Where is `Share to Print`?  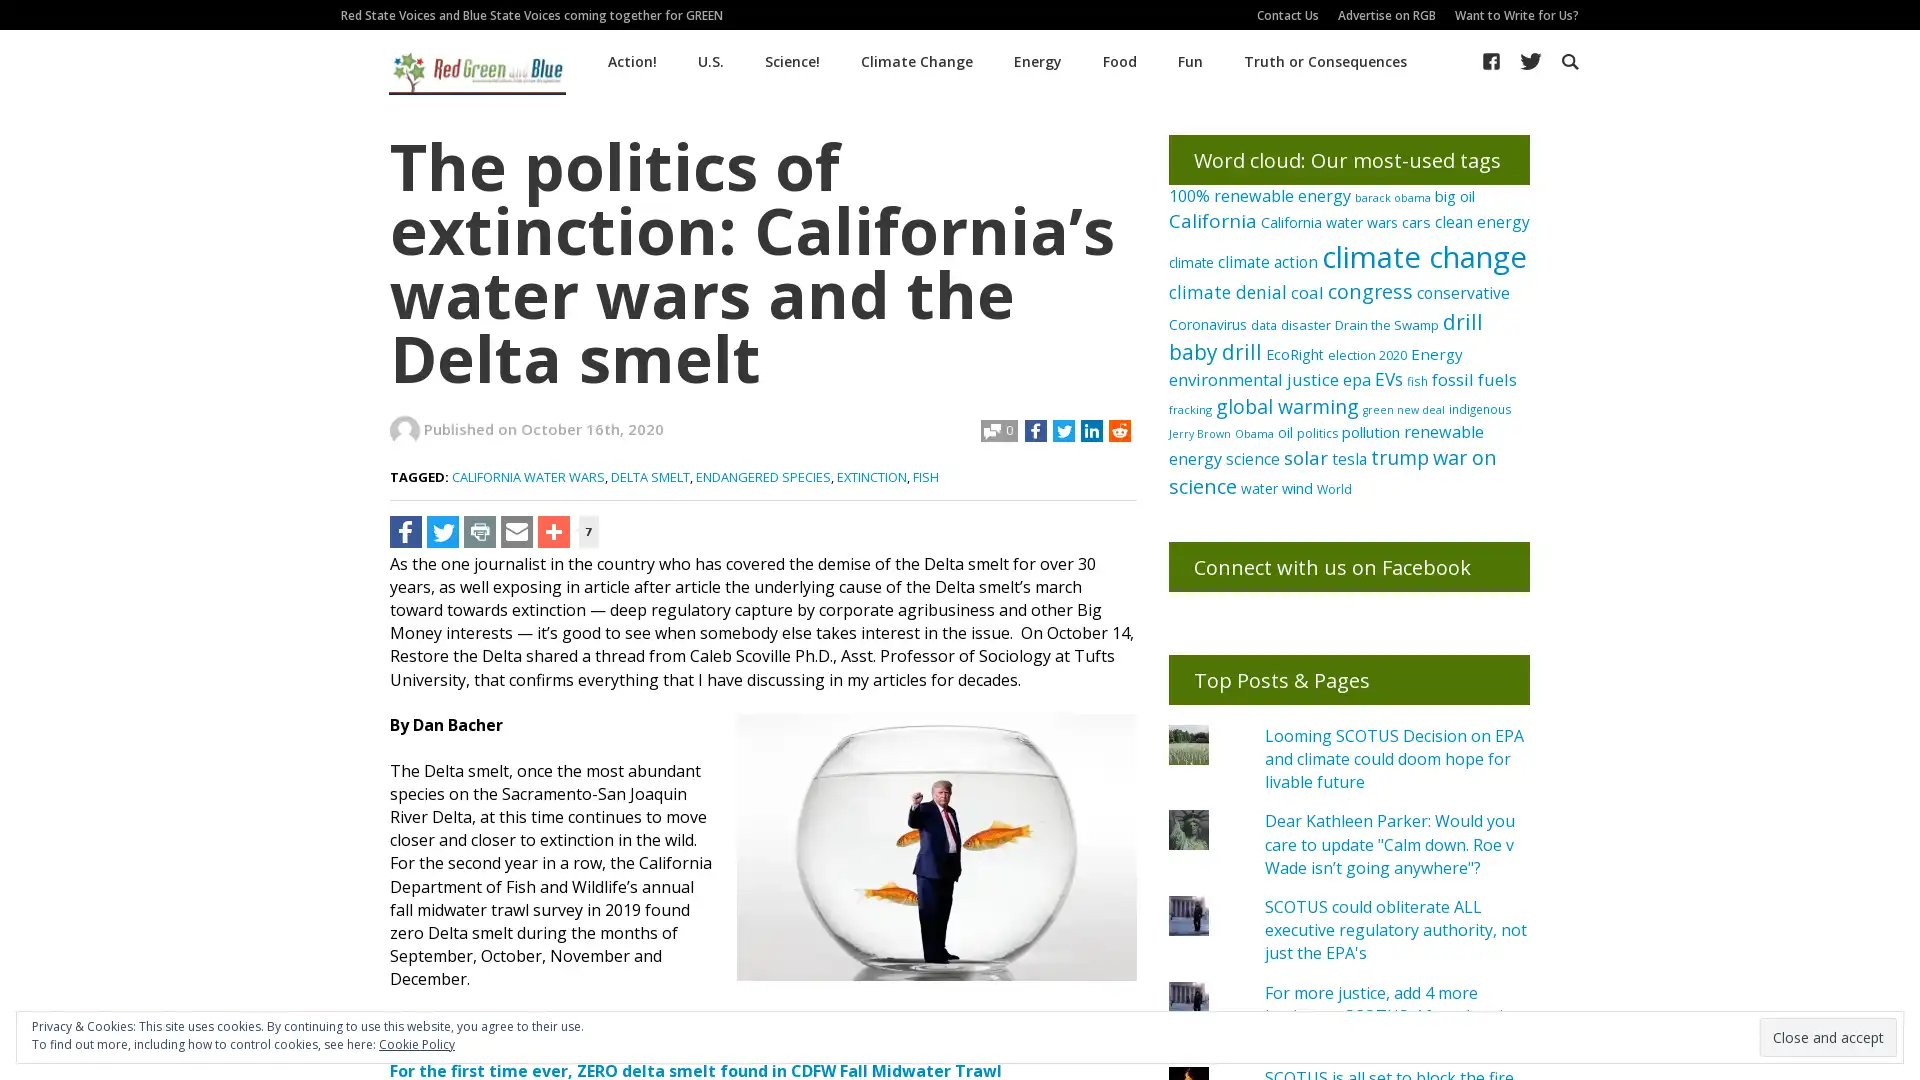
Share to Print is located at coordinates (480, 530).